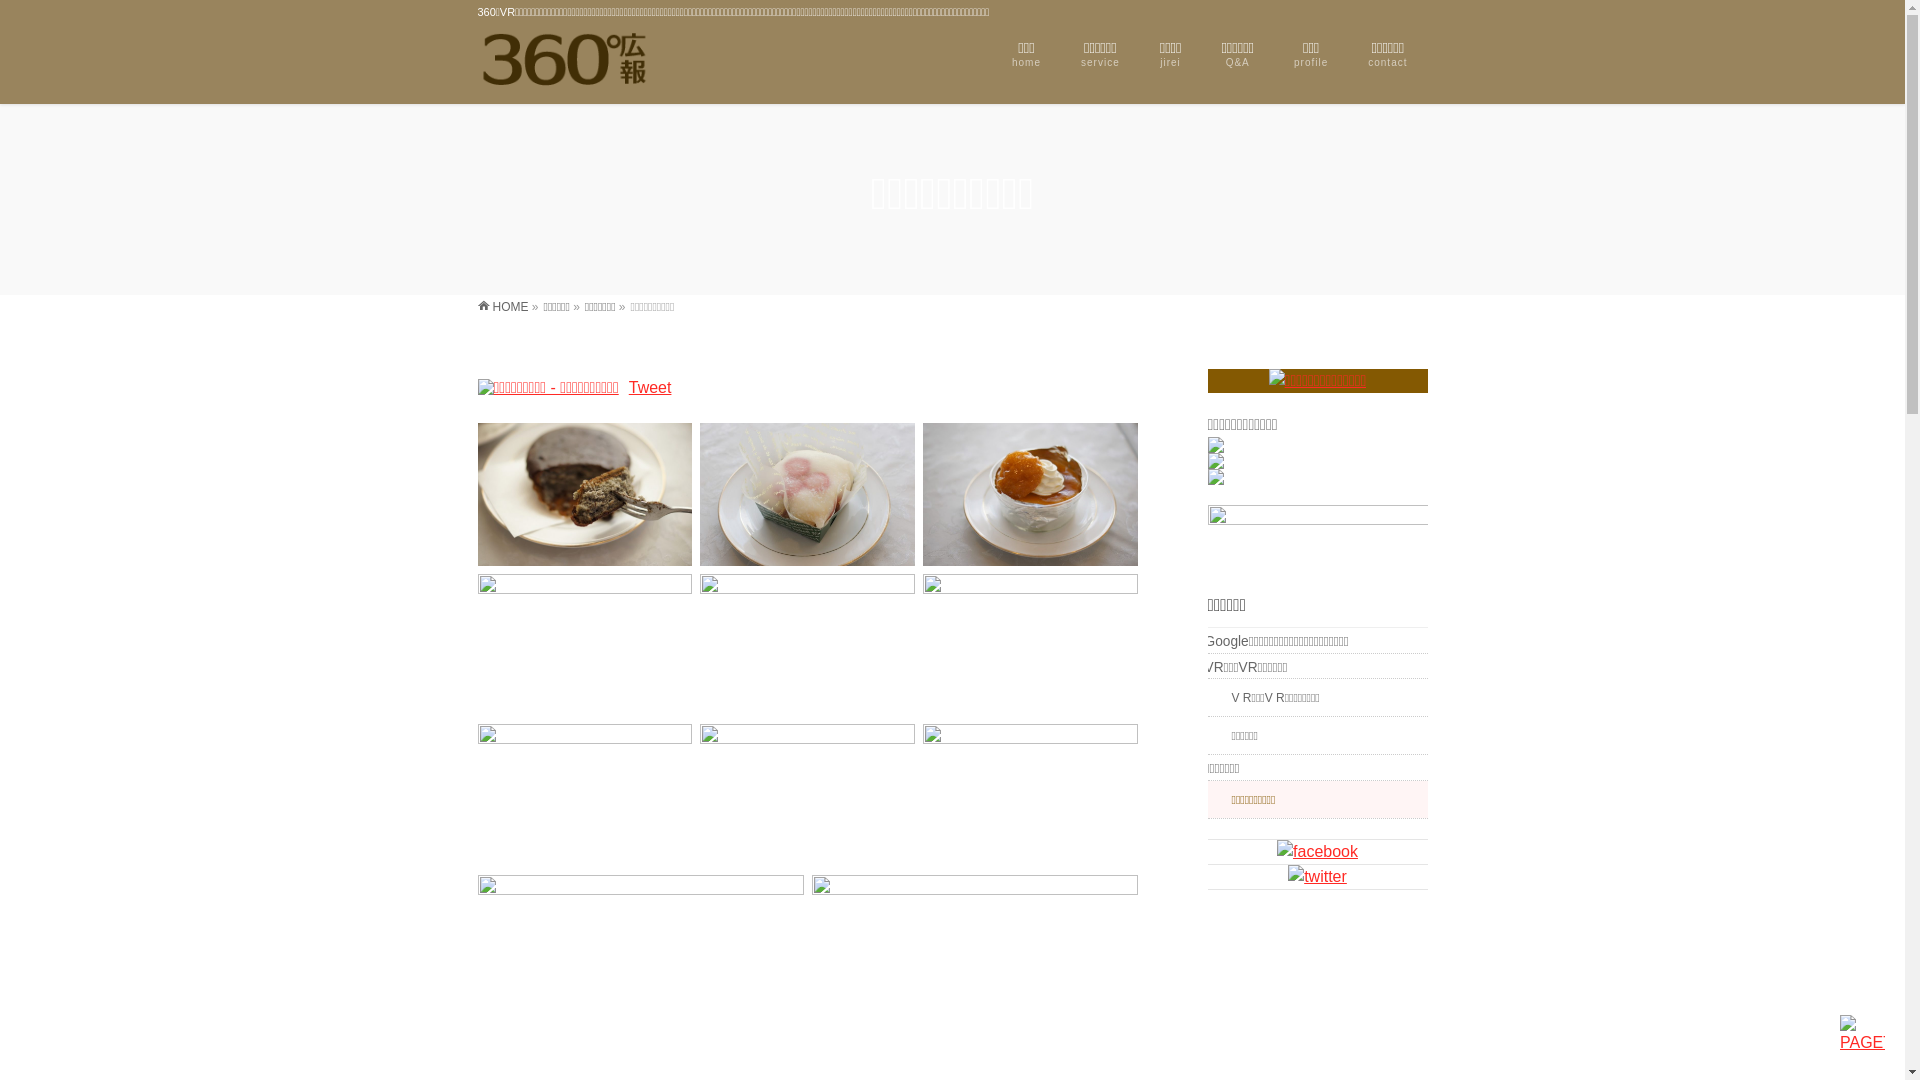 This screenshot has height=1080, width=1920. I want to click on 'HOME', so click(503, 307).